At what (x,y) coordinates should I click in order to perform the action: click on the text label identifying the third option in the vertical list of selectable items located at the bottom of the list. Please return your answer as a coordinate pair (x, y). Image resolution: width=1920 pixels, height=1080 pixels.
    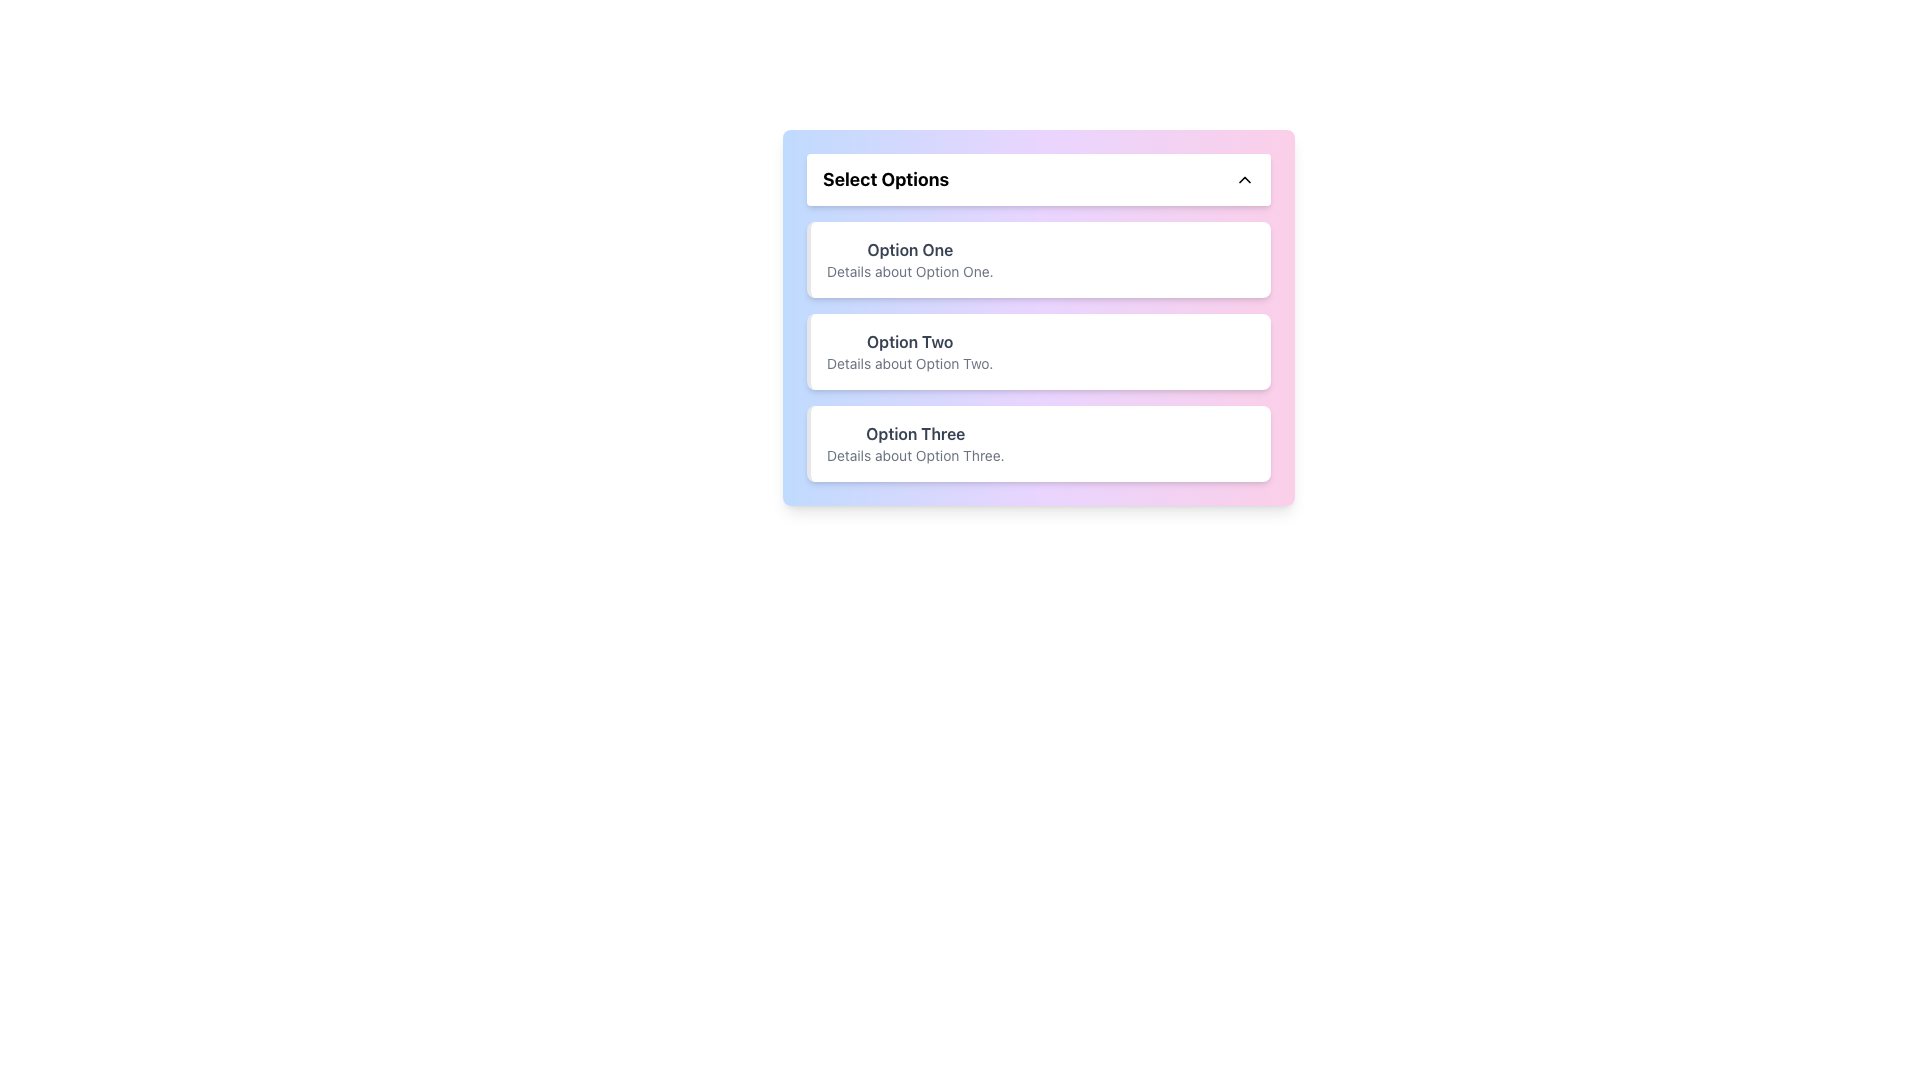
    Looking at the image, I should click on (914, 433).